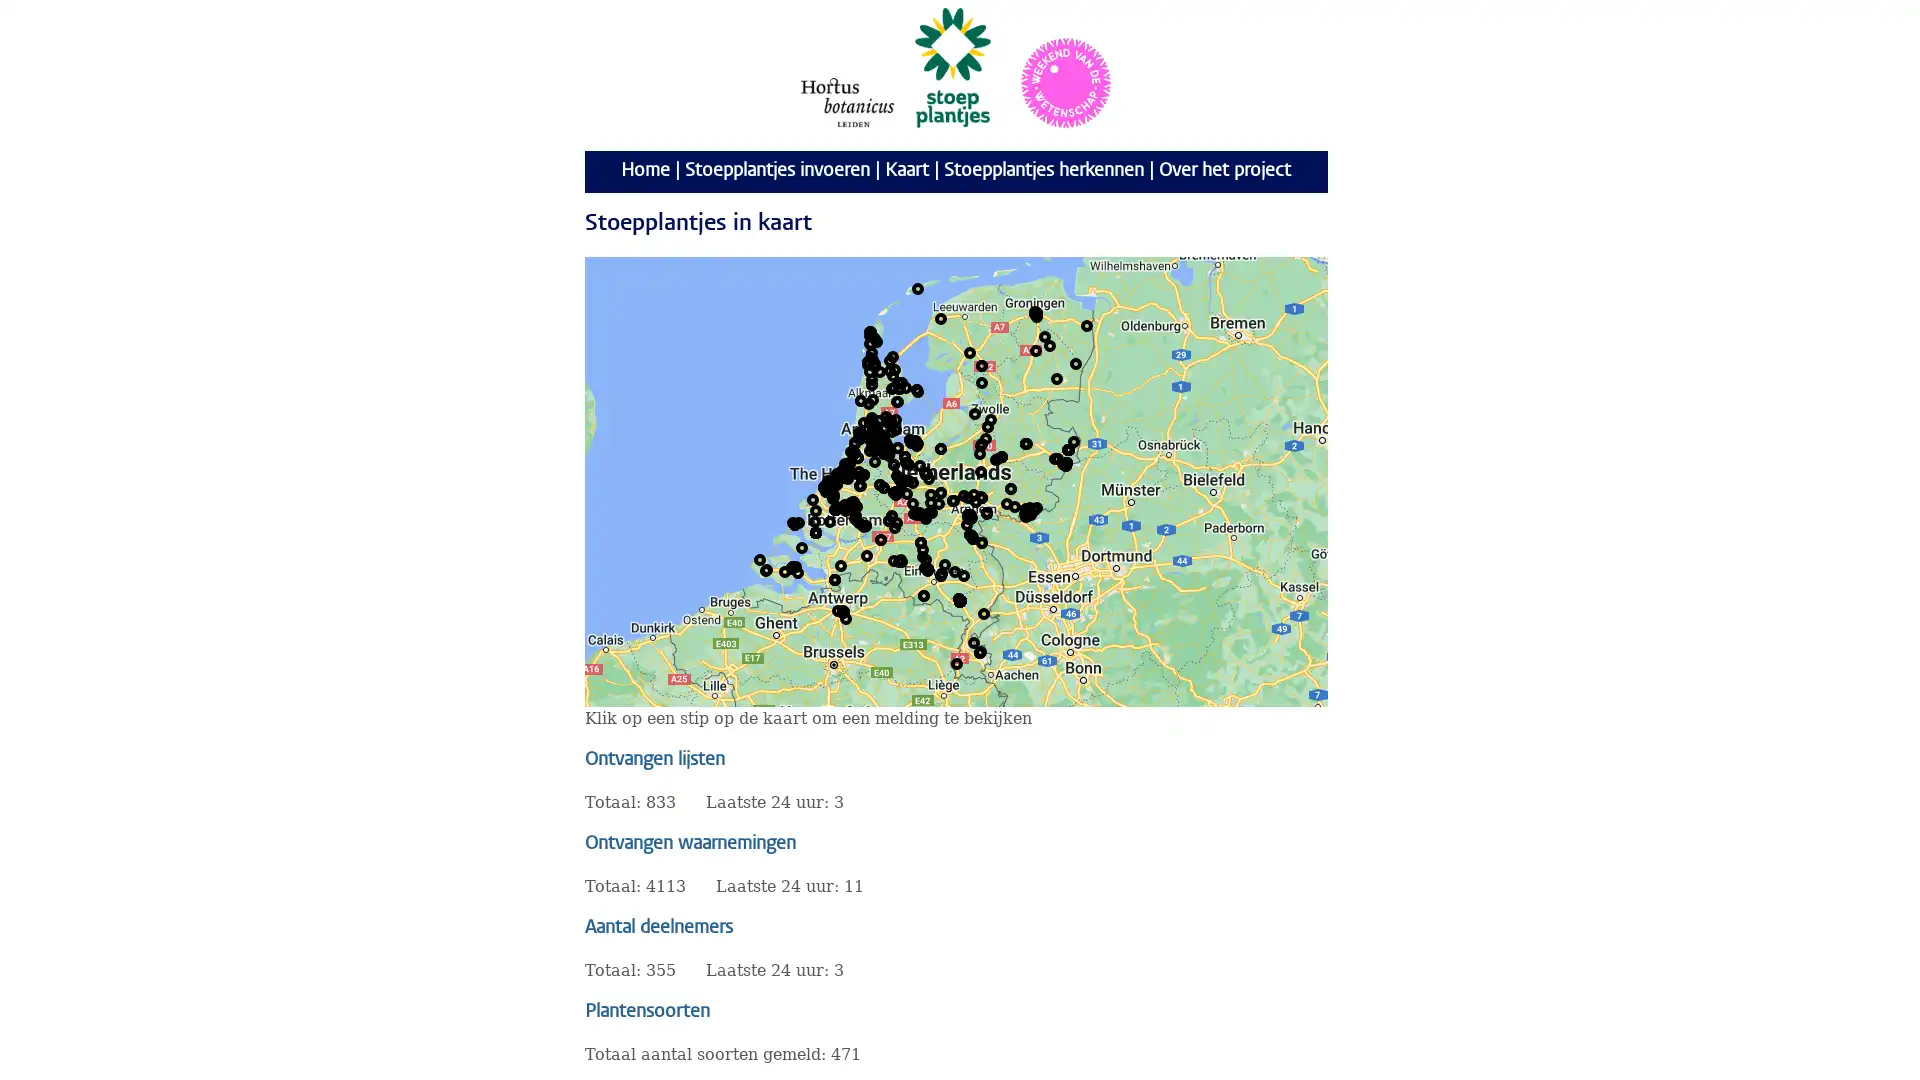  Describe the element at coordinates (896, 492) in the screenshot. I see `Telling van Floran op 02 mei 2022` at that location.